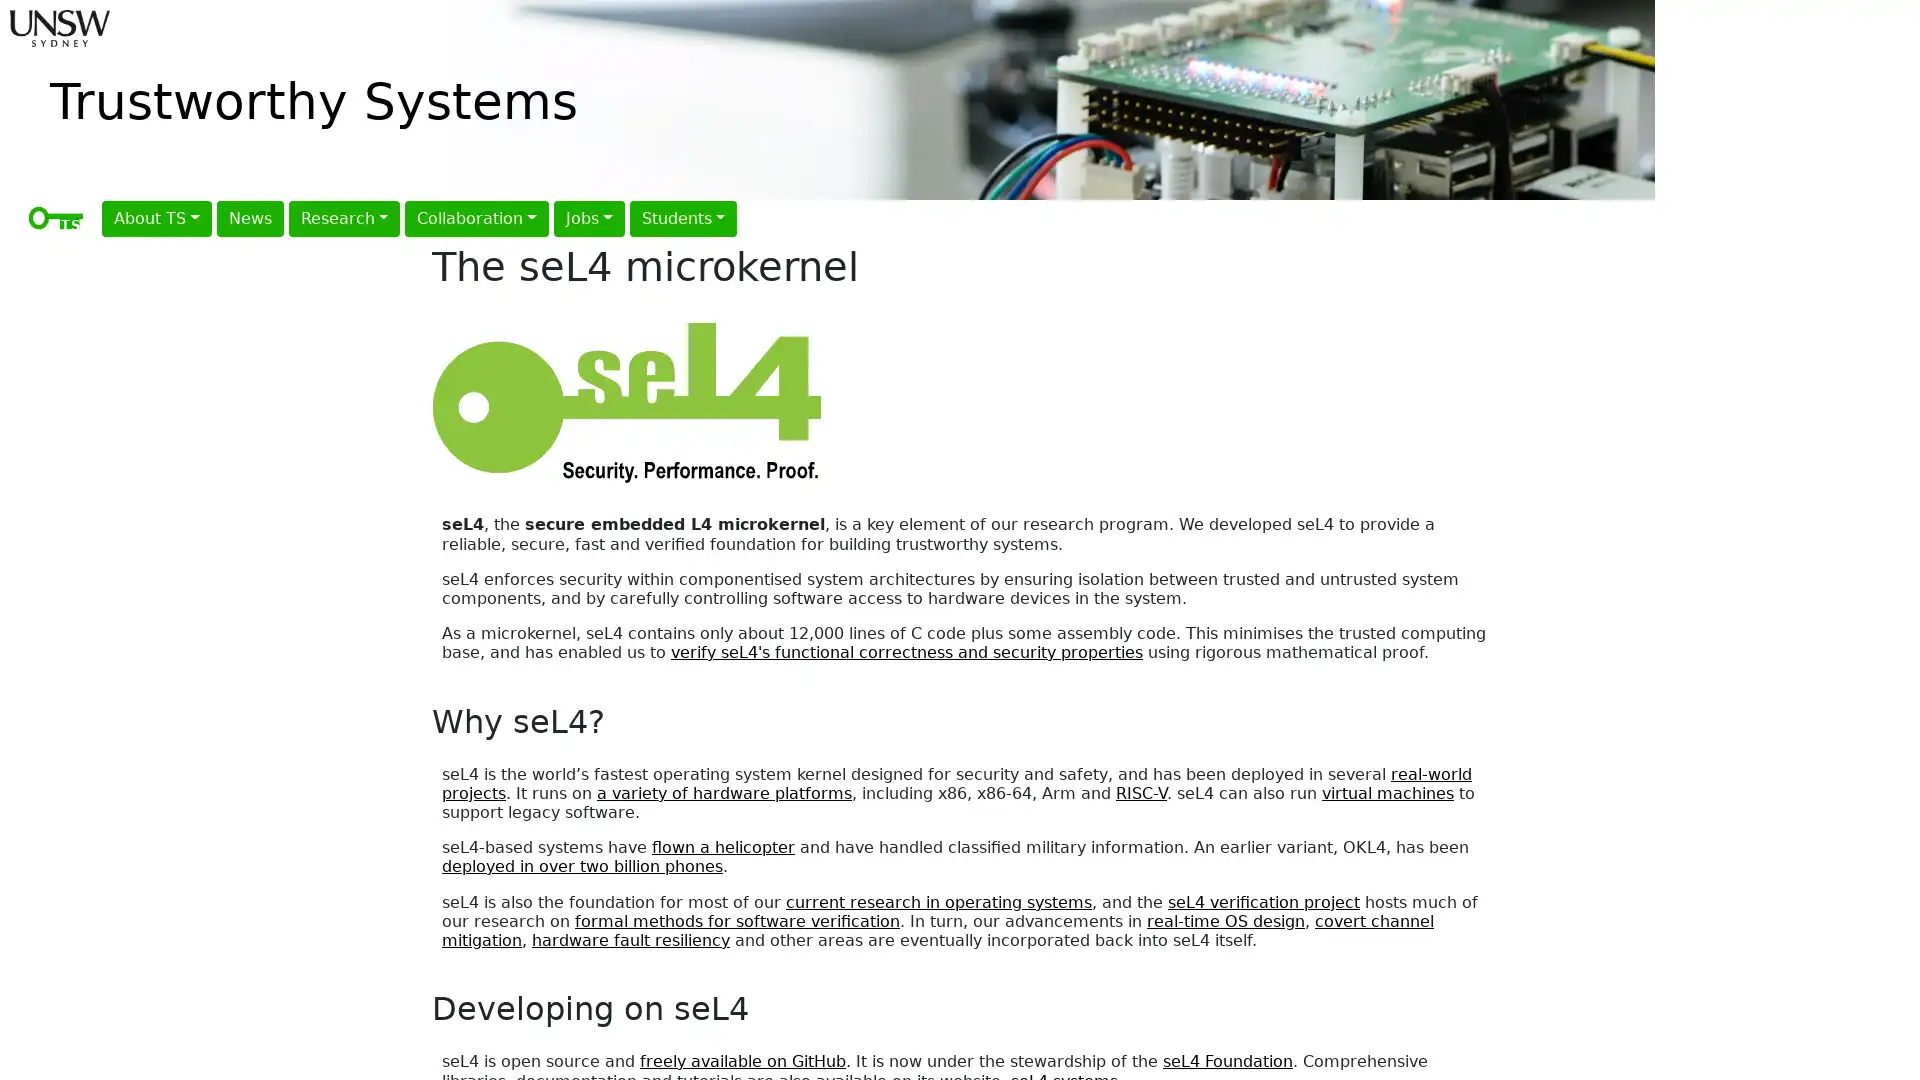  I want to click on Research, so click(344, 218).